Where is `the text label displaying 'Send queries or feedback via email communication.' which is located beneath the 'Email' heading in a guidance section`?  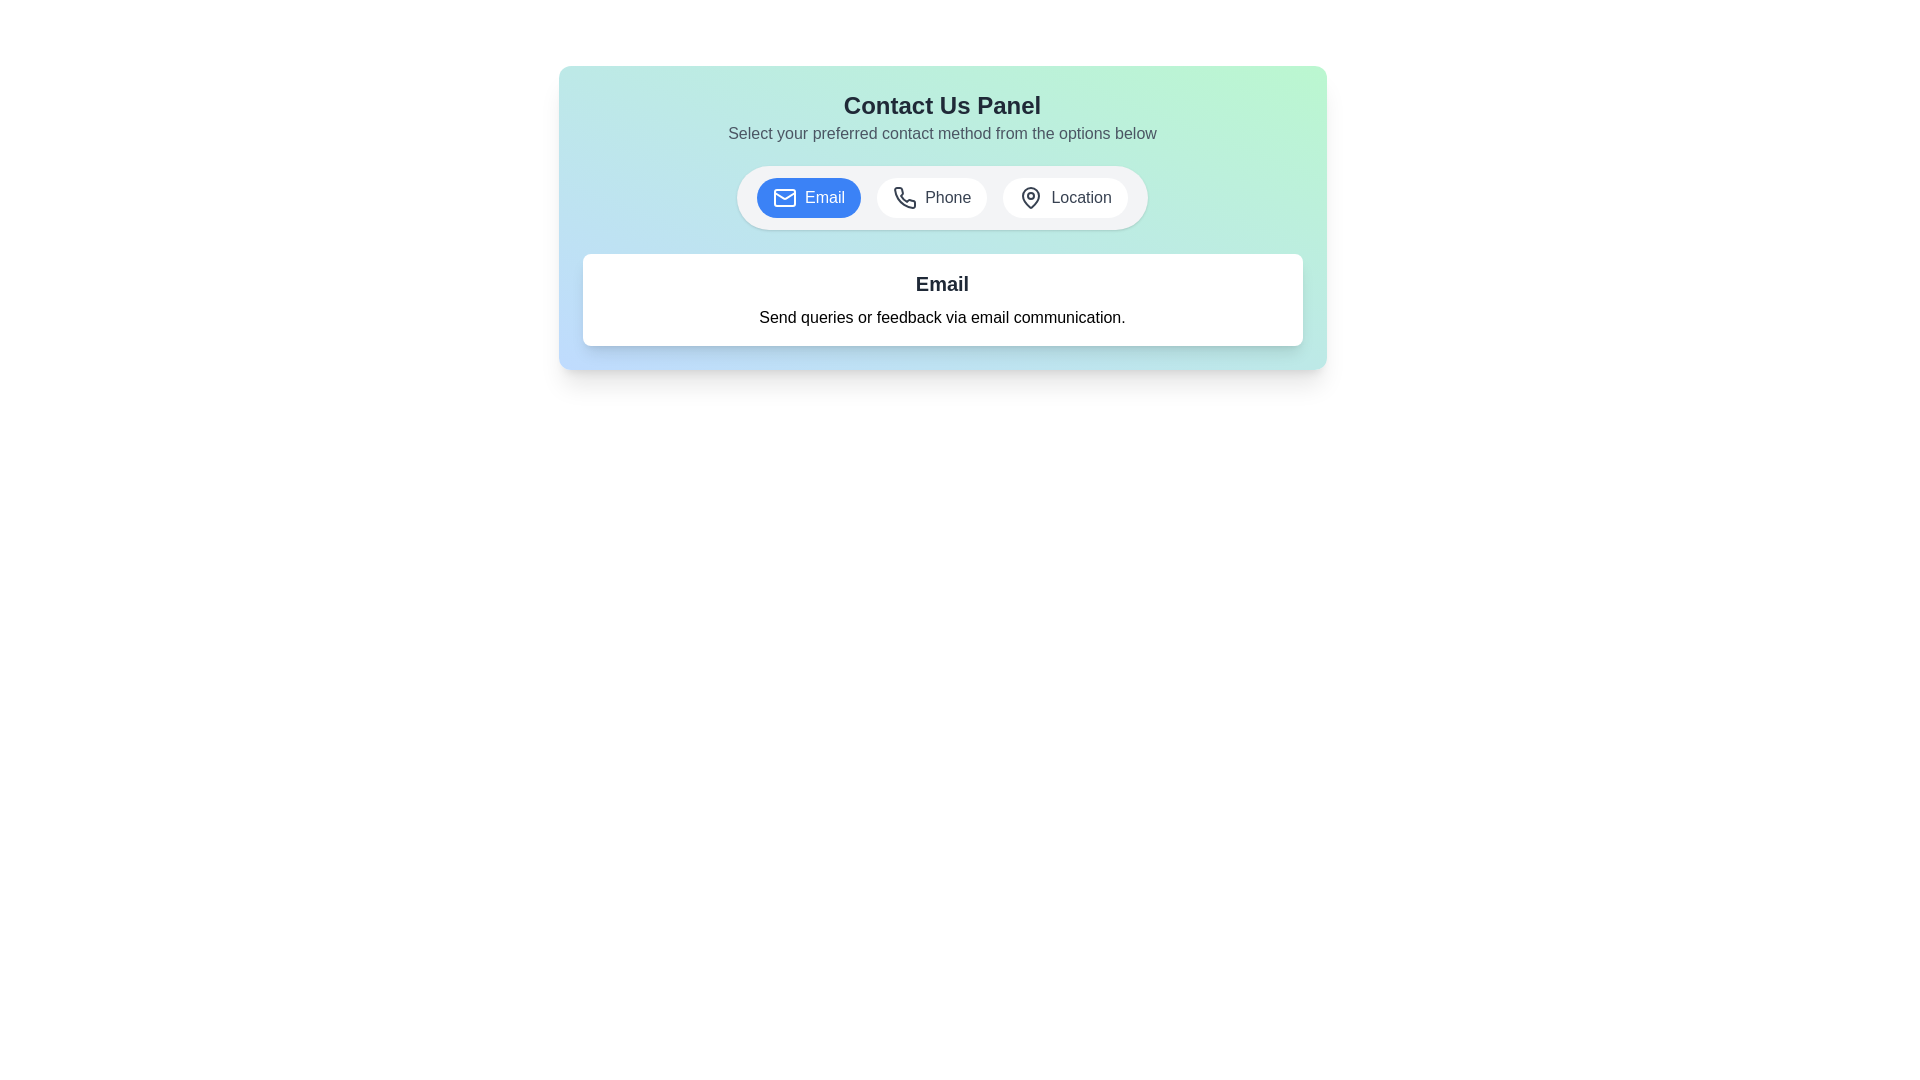
the text label displaying 'Send queries or feedback via email communication.' which is located beneath the 'Email' heading in a guidance section is located at coordinates (941, 316).